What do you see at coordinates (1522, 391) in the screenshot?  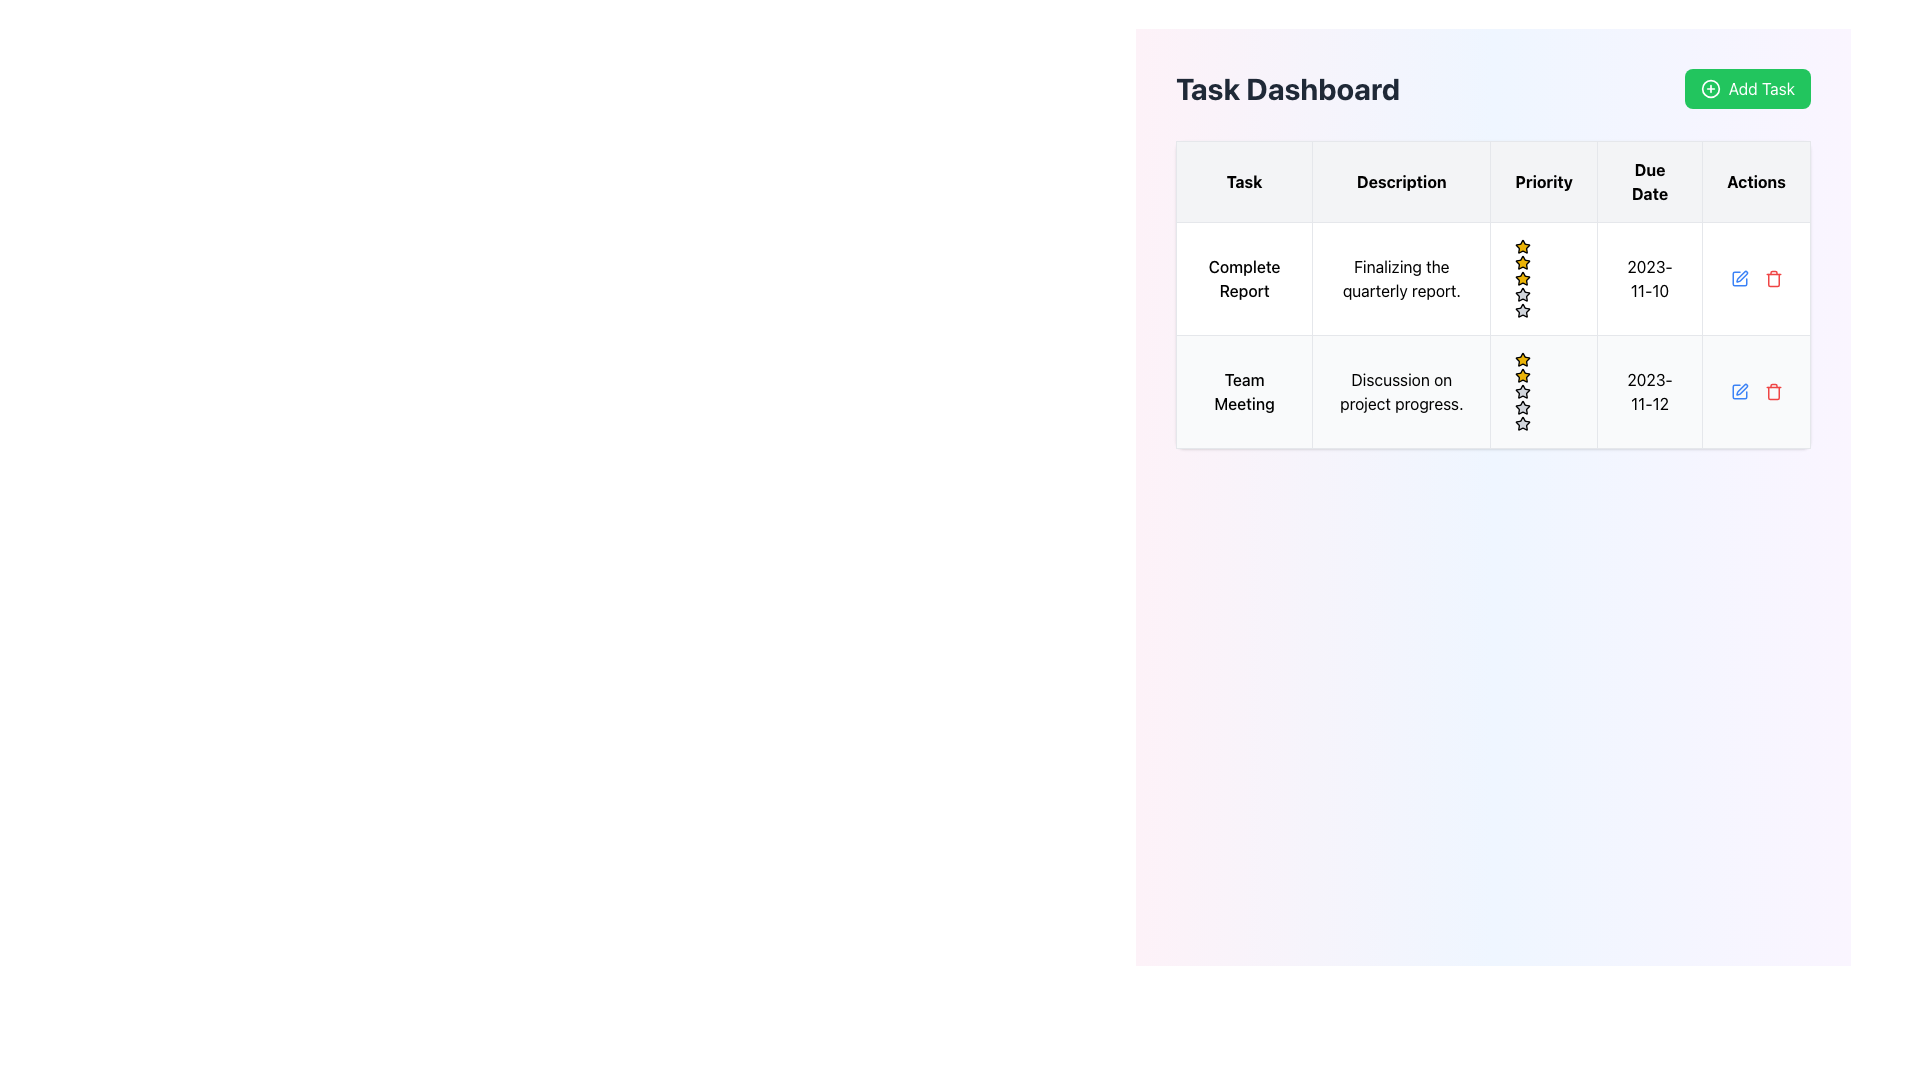 I see `the second star icon in the Priority column of the task table` at bounding box center [1522, 391].